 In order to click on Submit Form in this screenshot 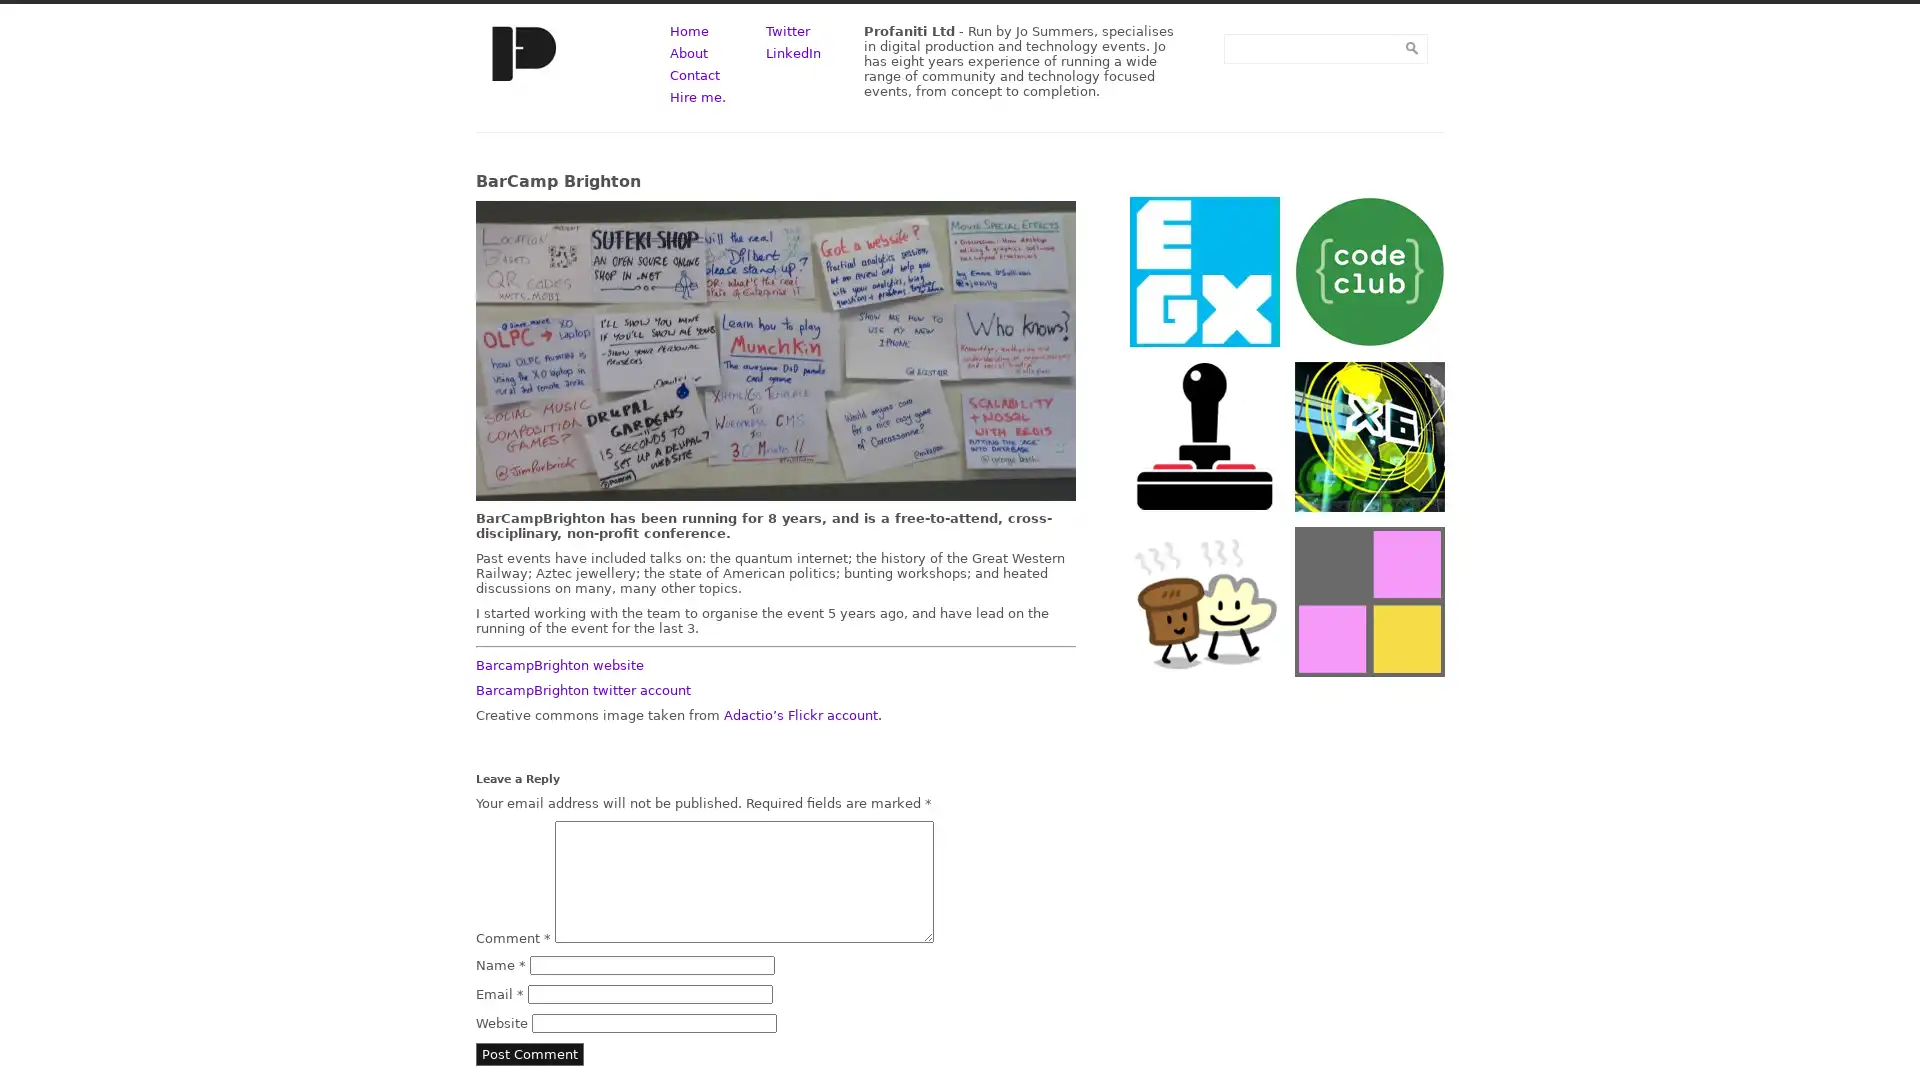, I will do `click(1410, 47)`.